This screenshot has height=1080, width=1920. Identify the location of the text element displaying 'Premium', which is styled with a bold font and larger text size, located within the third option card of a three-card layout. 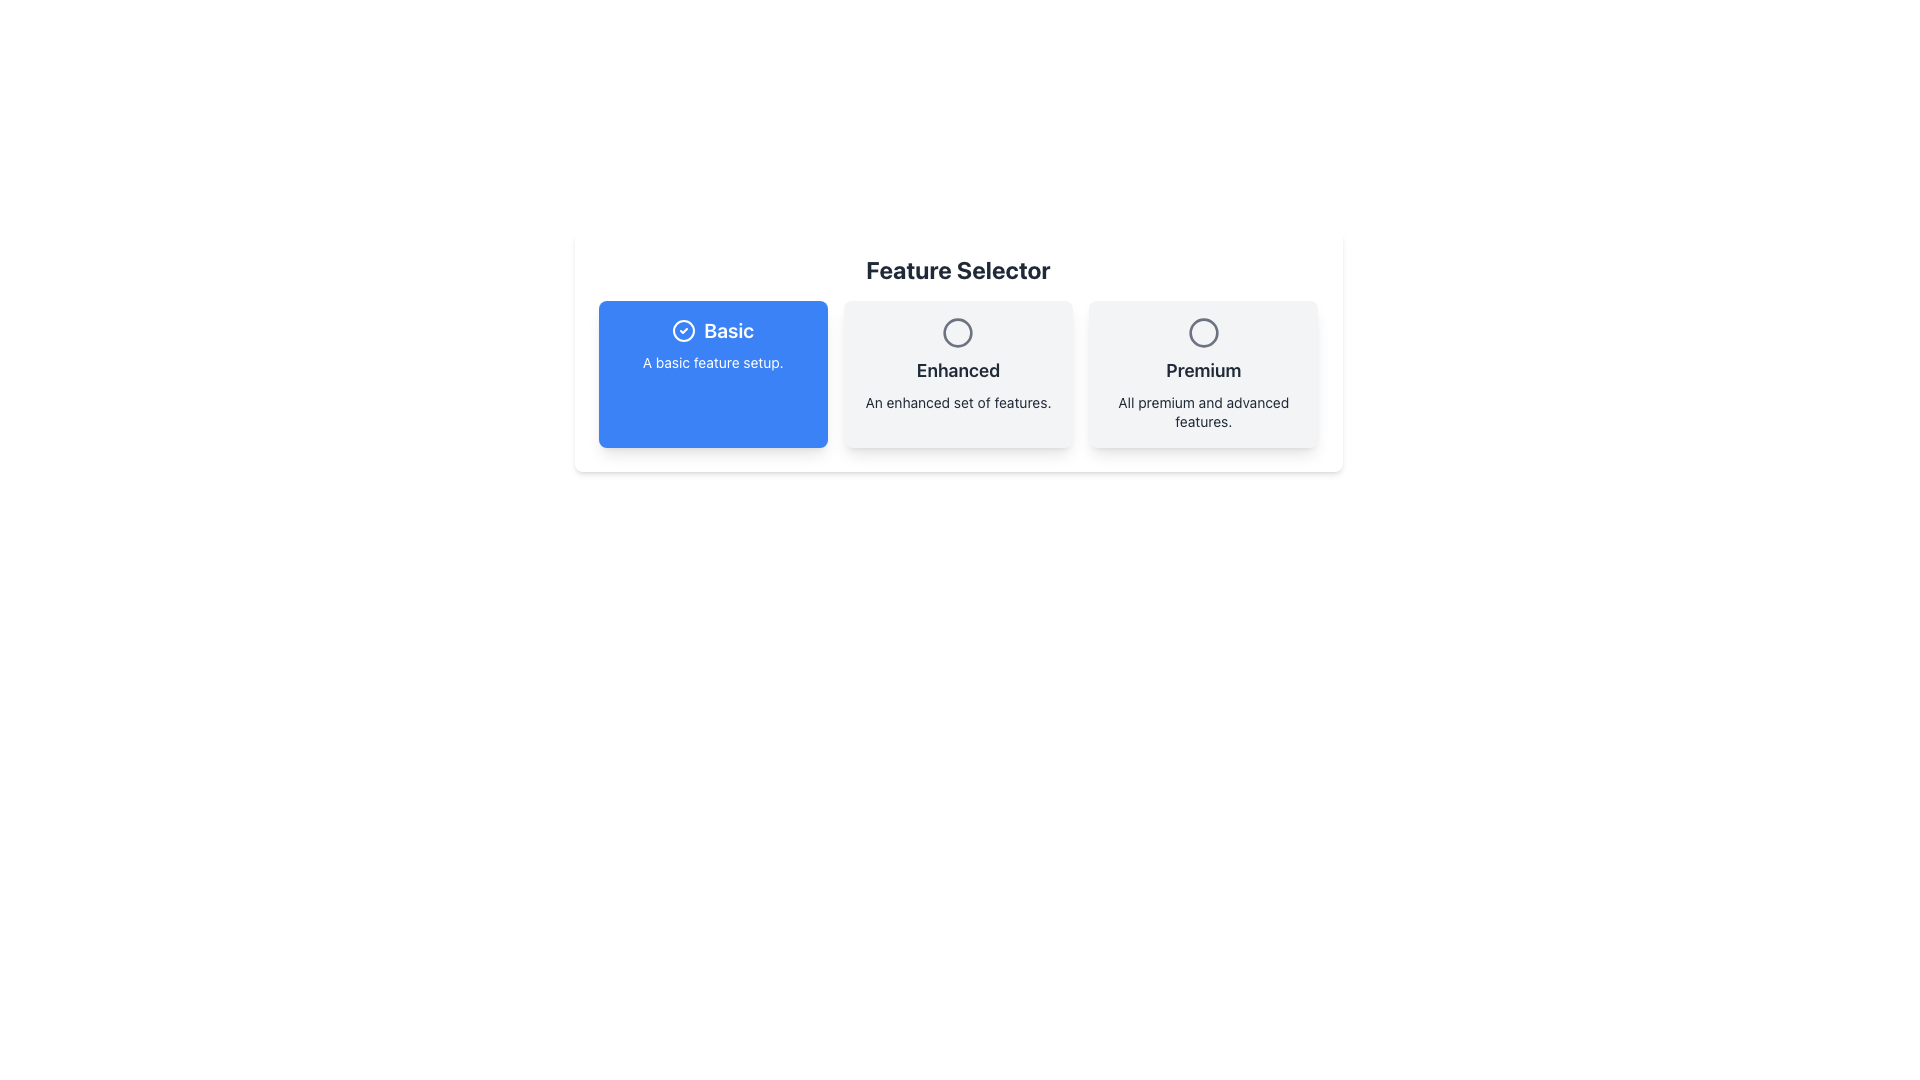
(1202, 370).